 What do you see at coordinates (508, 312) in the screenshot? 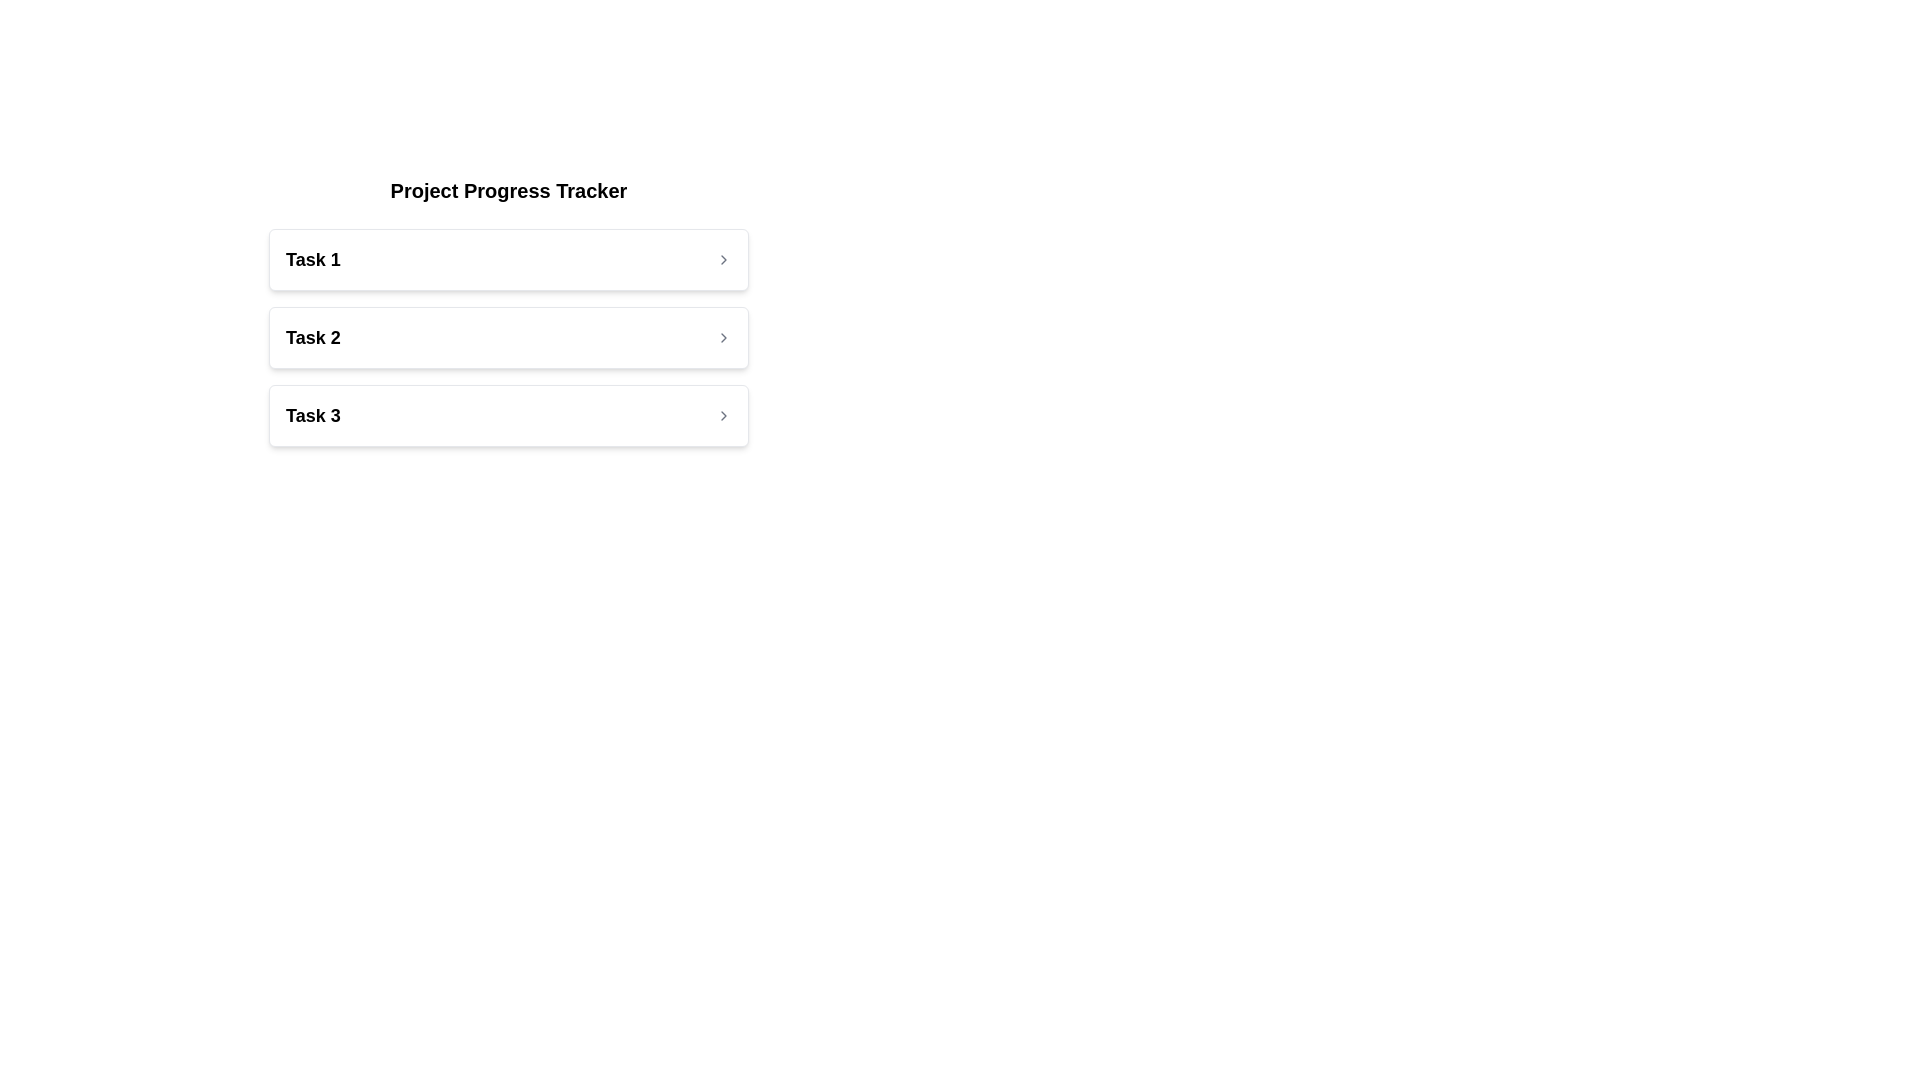
I see `on the second task card labeled 'Task 2' in the progress tracker` at bounding box center [508, 312].